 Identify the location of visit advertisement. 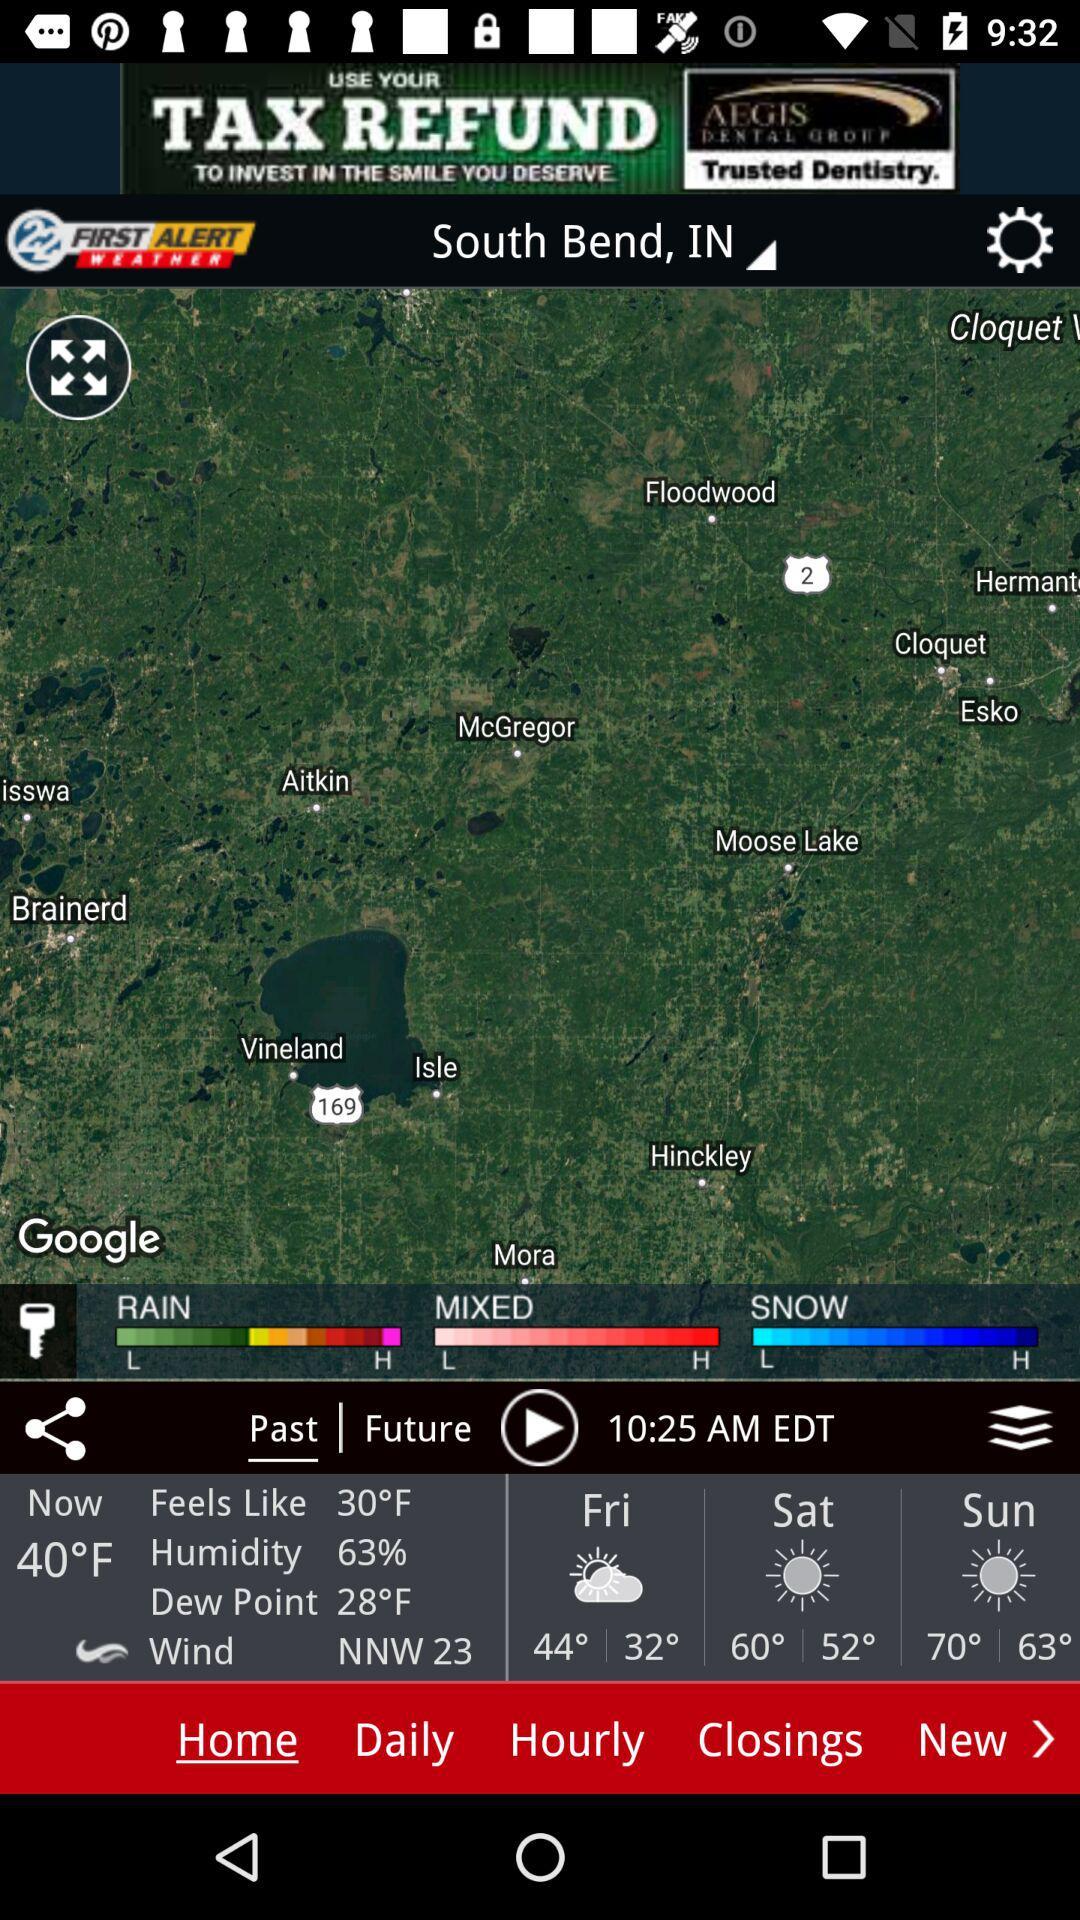
(540, 127).